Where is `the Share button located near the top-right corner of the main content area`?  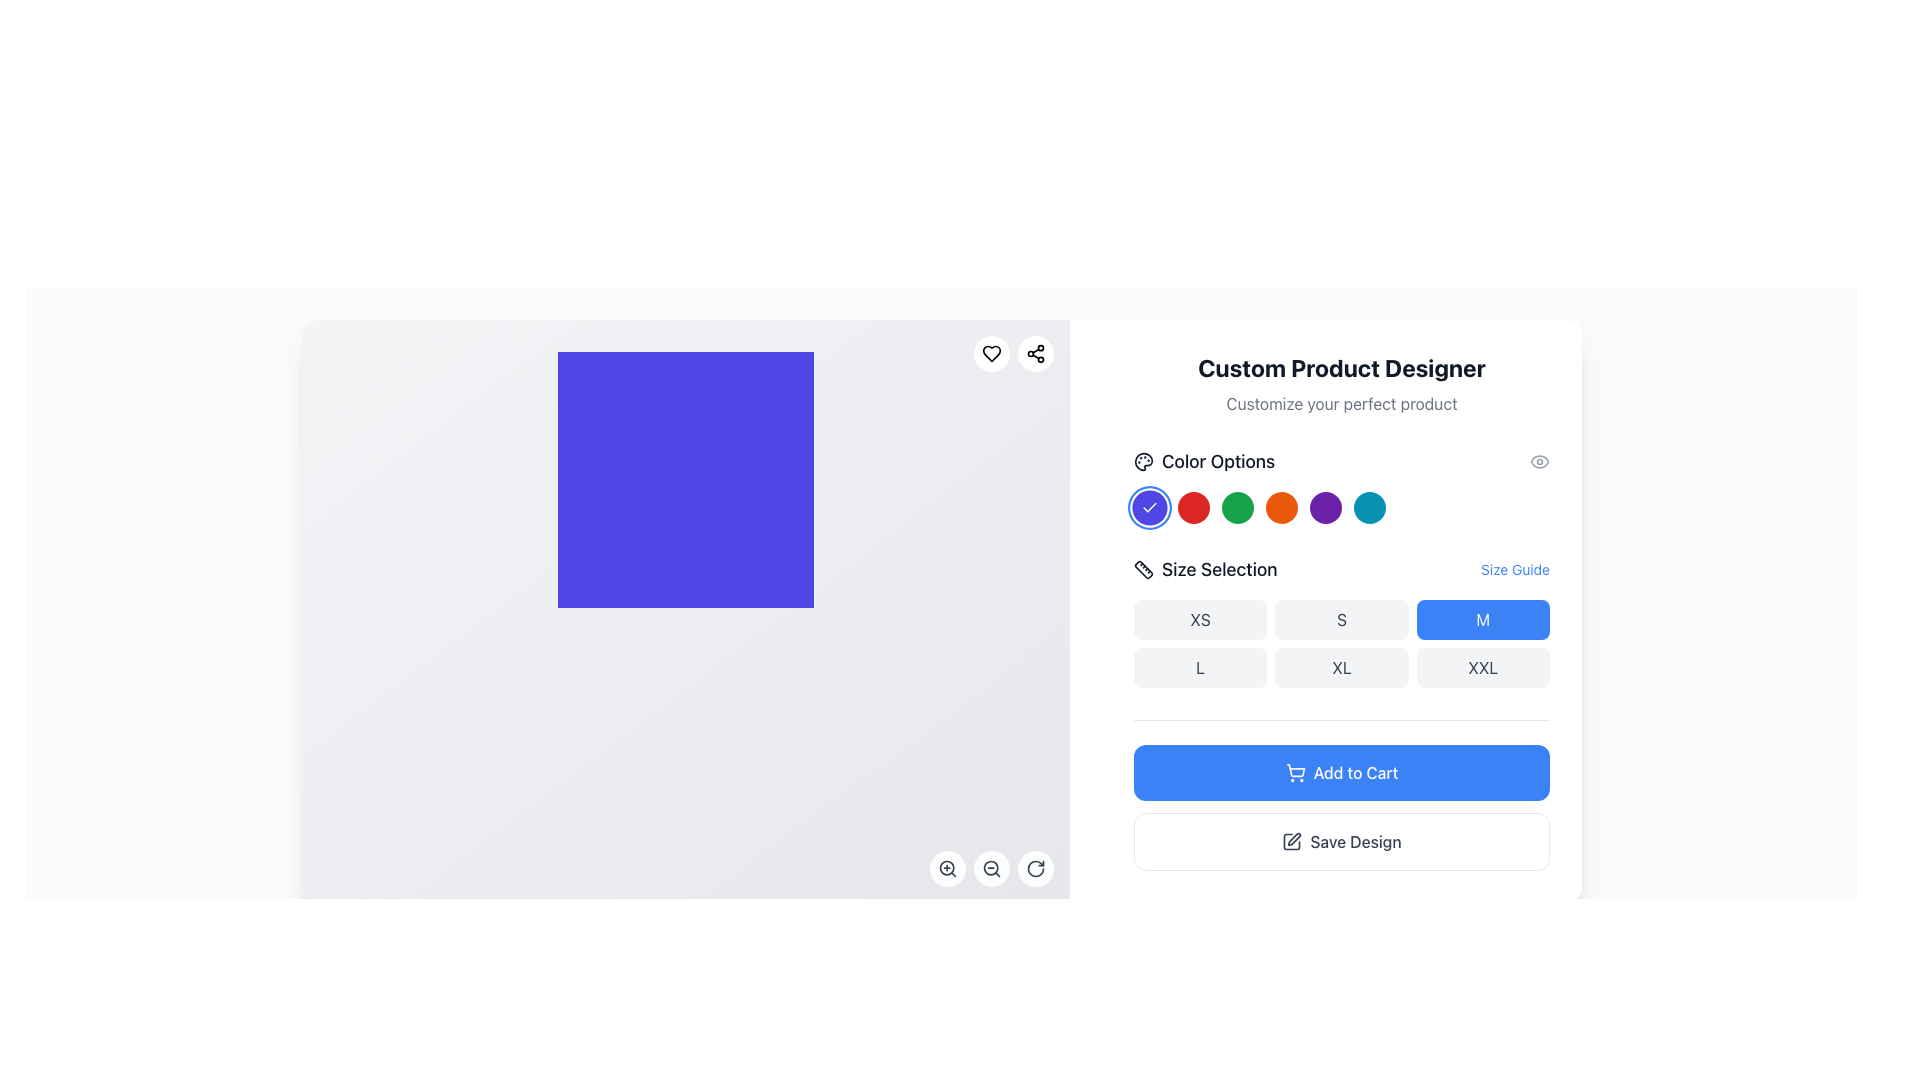 the Share button located near the top-right corner of the main content area is located at coordinates (1036, 353).